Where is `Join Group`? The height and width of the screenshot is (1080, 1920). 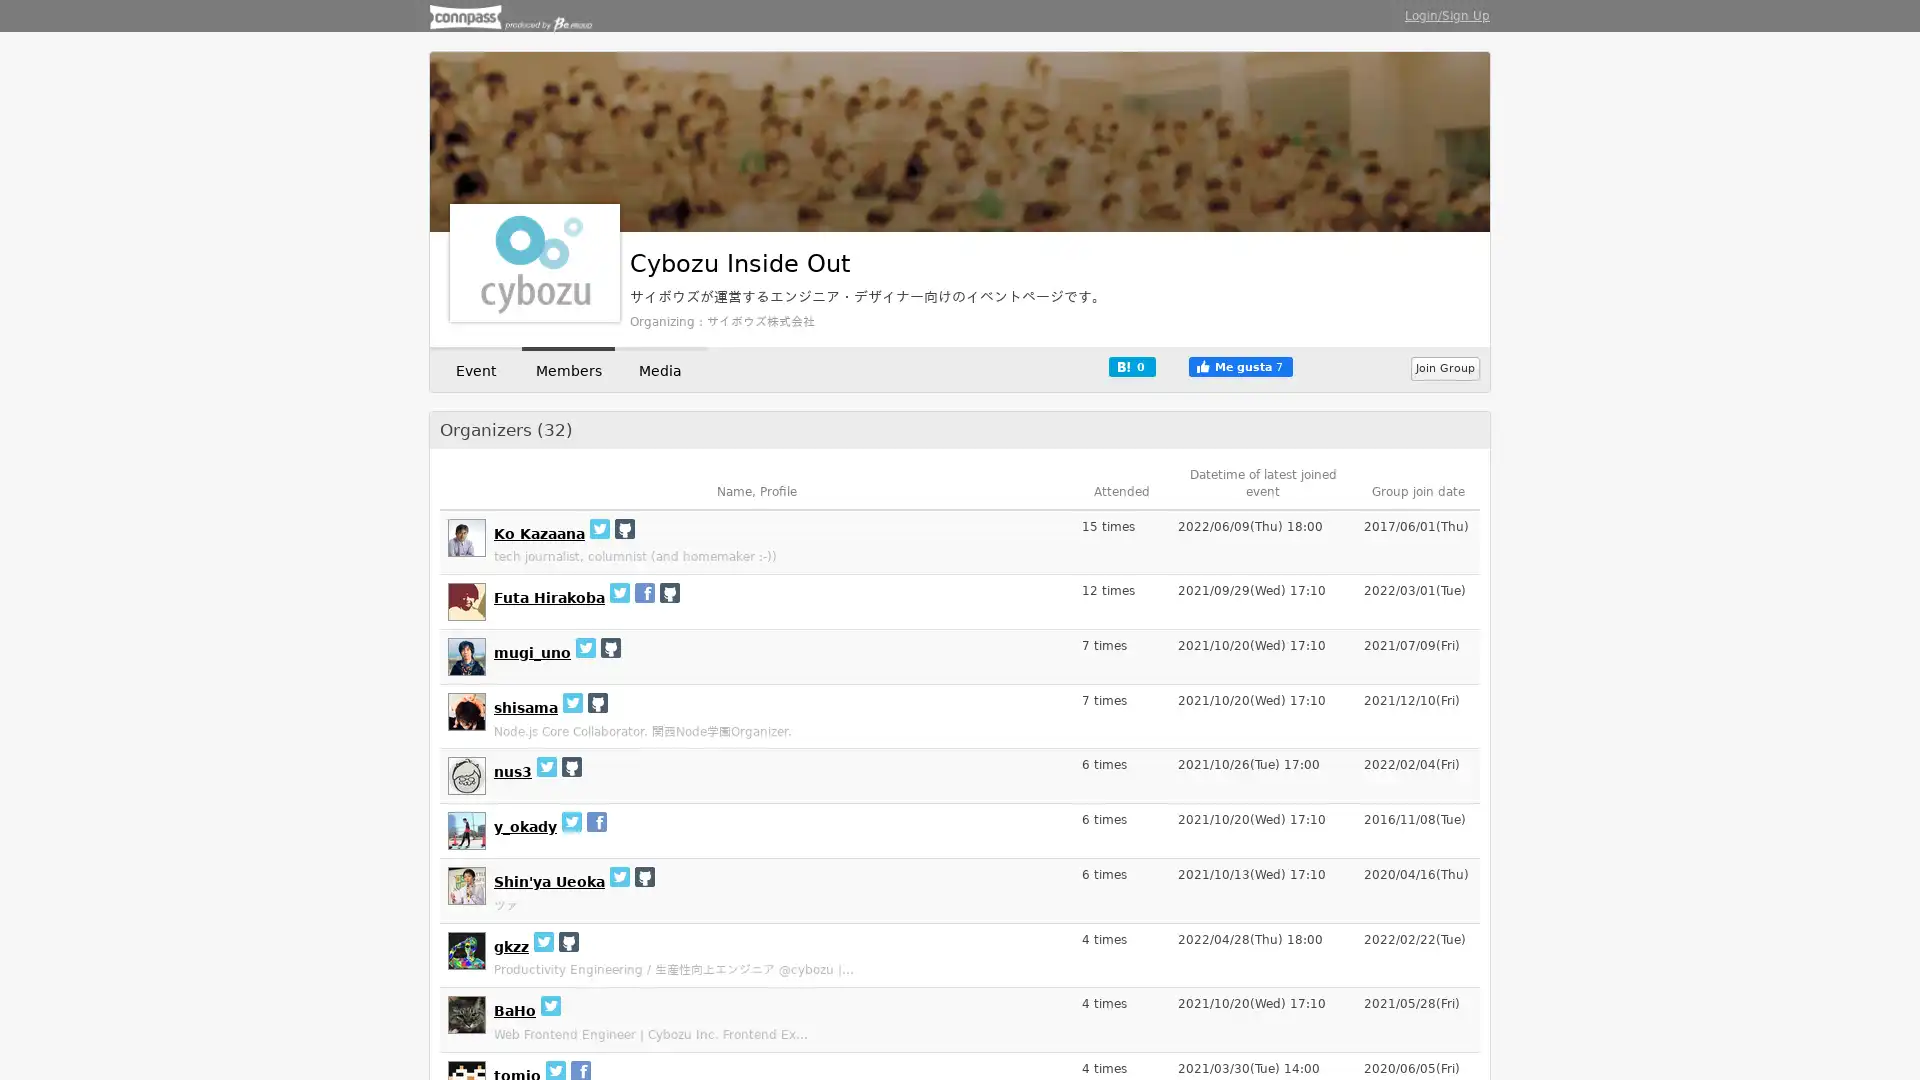
Join Group is located at coordinates (1445, 367).